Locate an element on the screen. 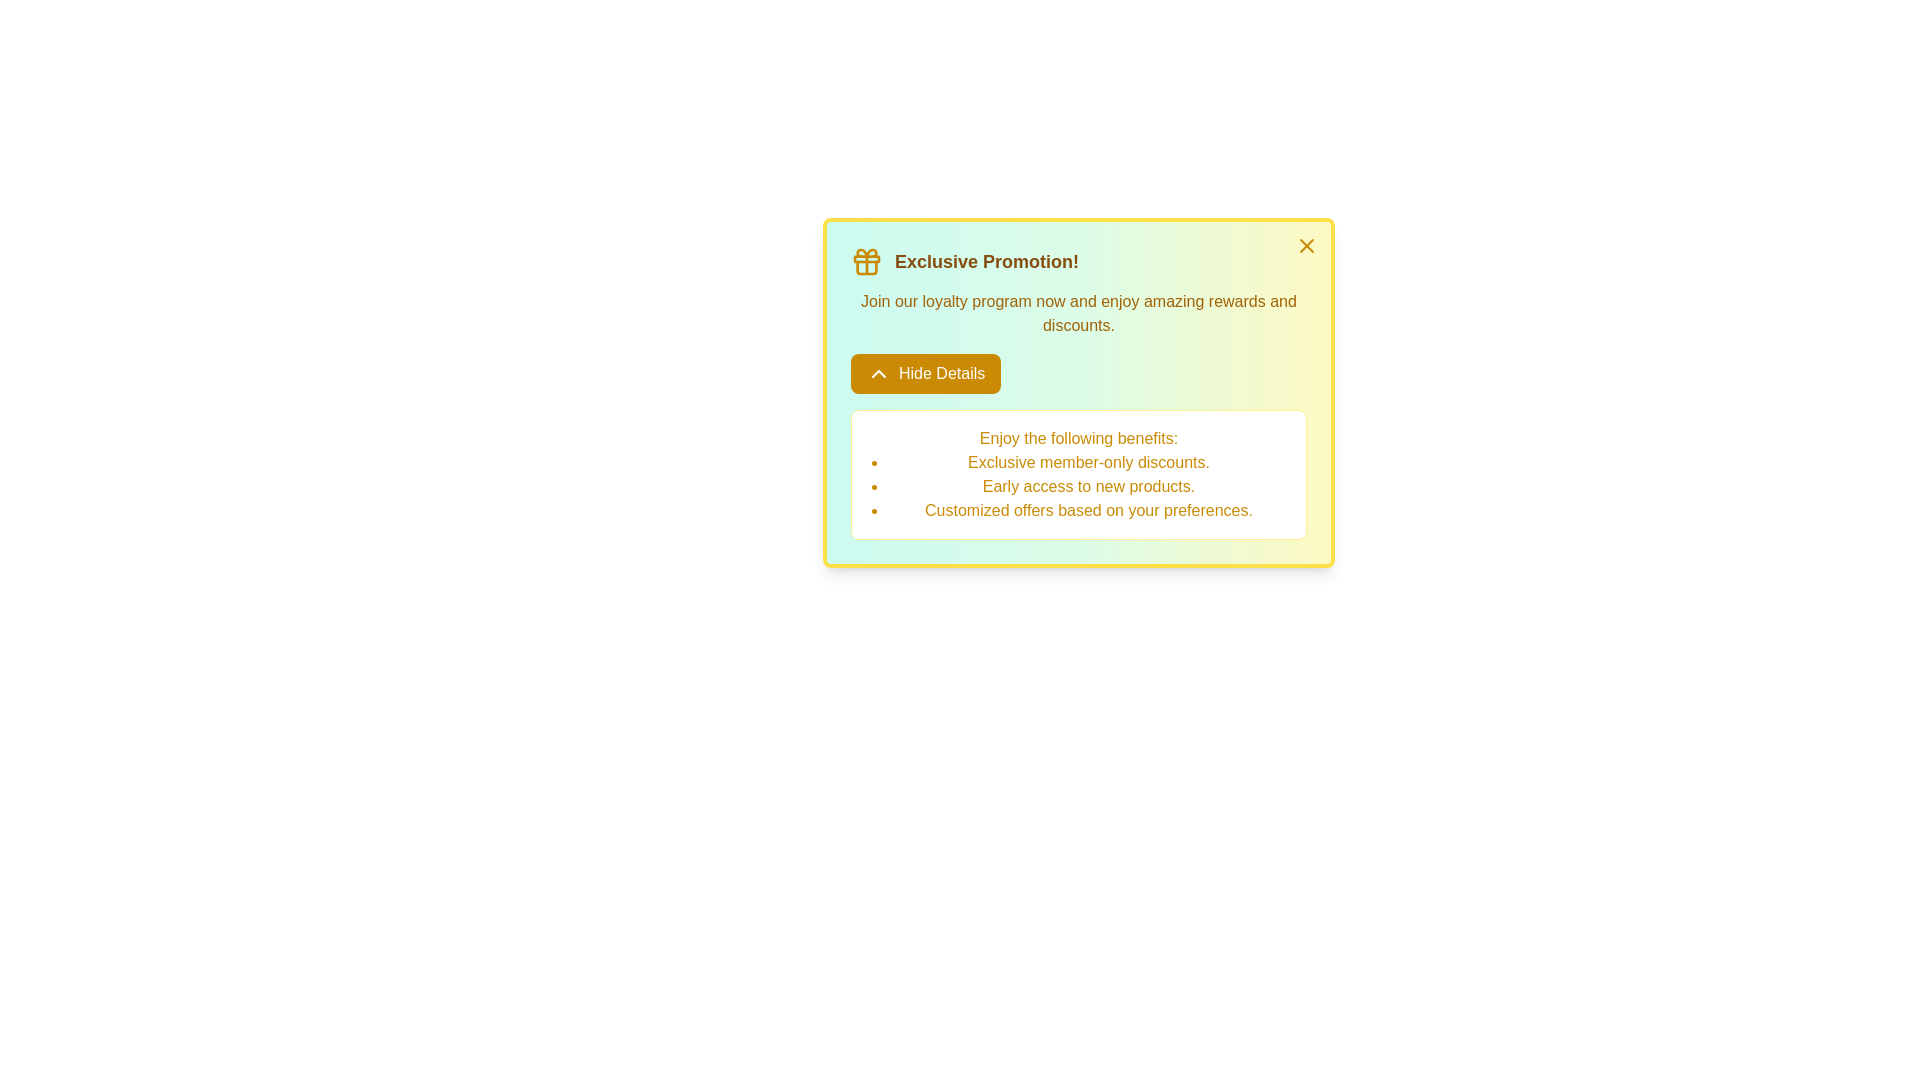  the close button to dismiss the alert is located at coordinates (1306, 245).